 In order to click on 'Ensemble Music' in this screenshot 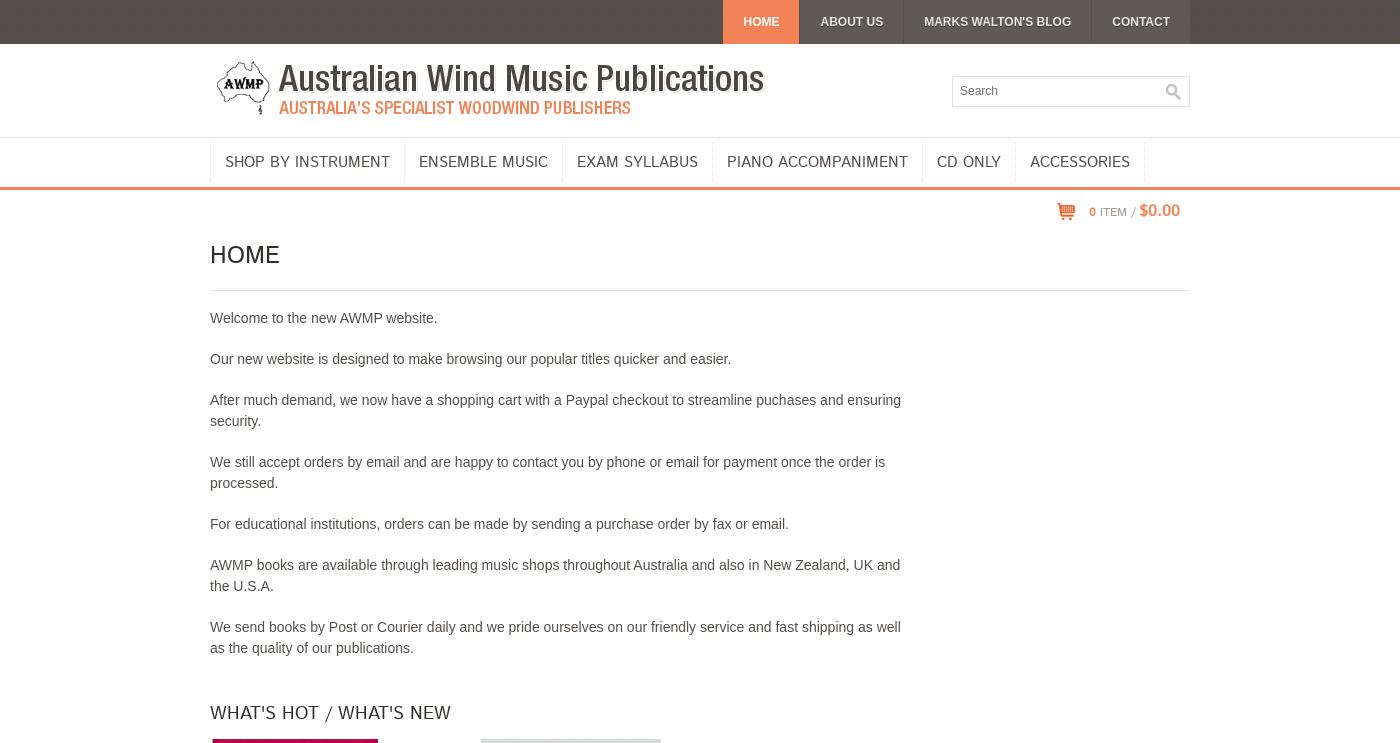, I will do `click(419, 161)`.